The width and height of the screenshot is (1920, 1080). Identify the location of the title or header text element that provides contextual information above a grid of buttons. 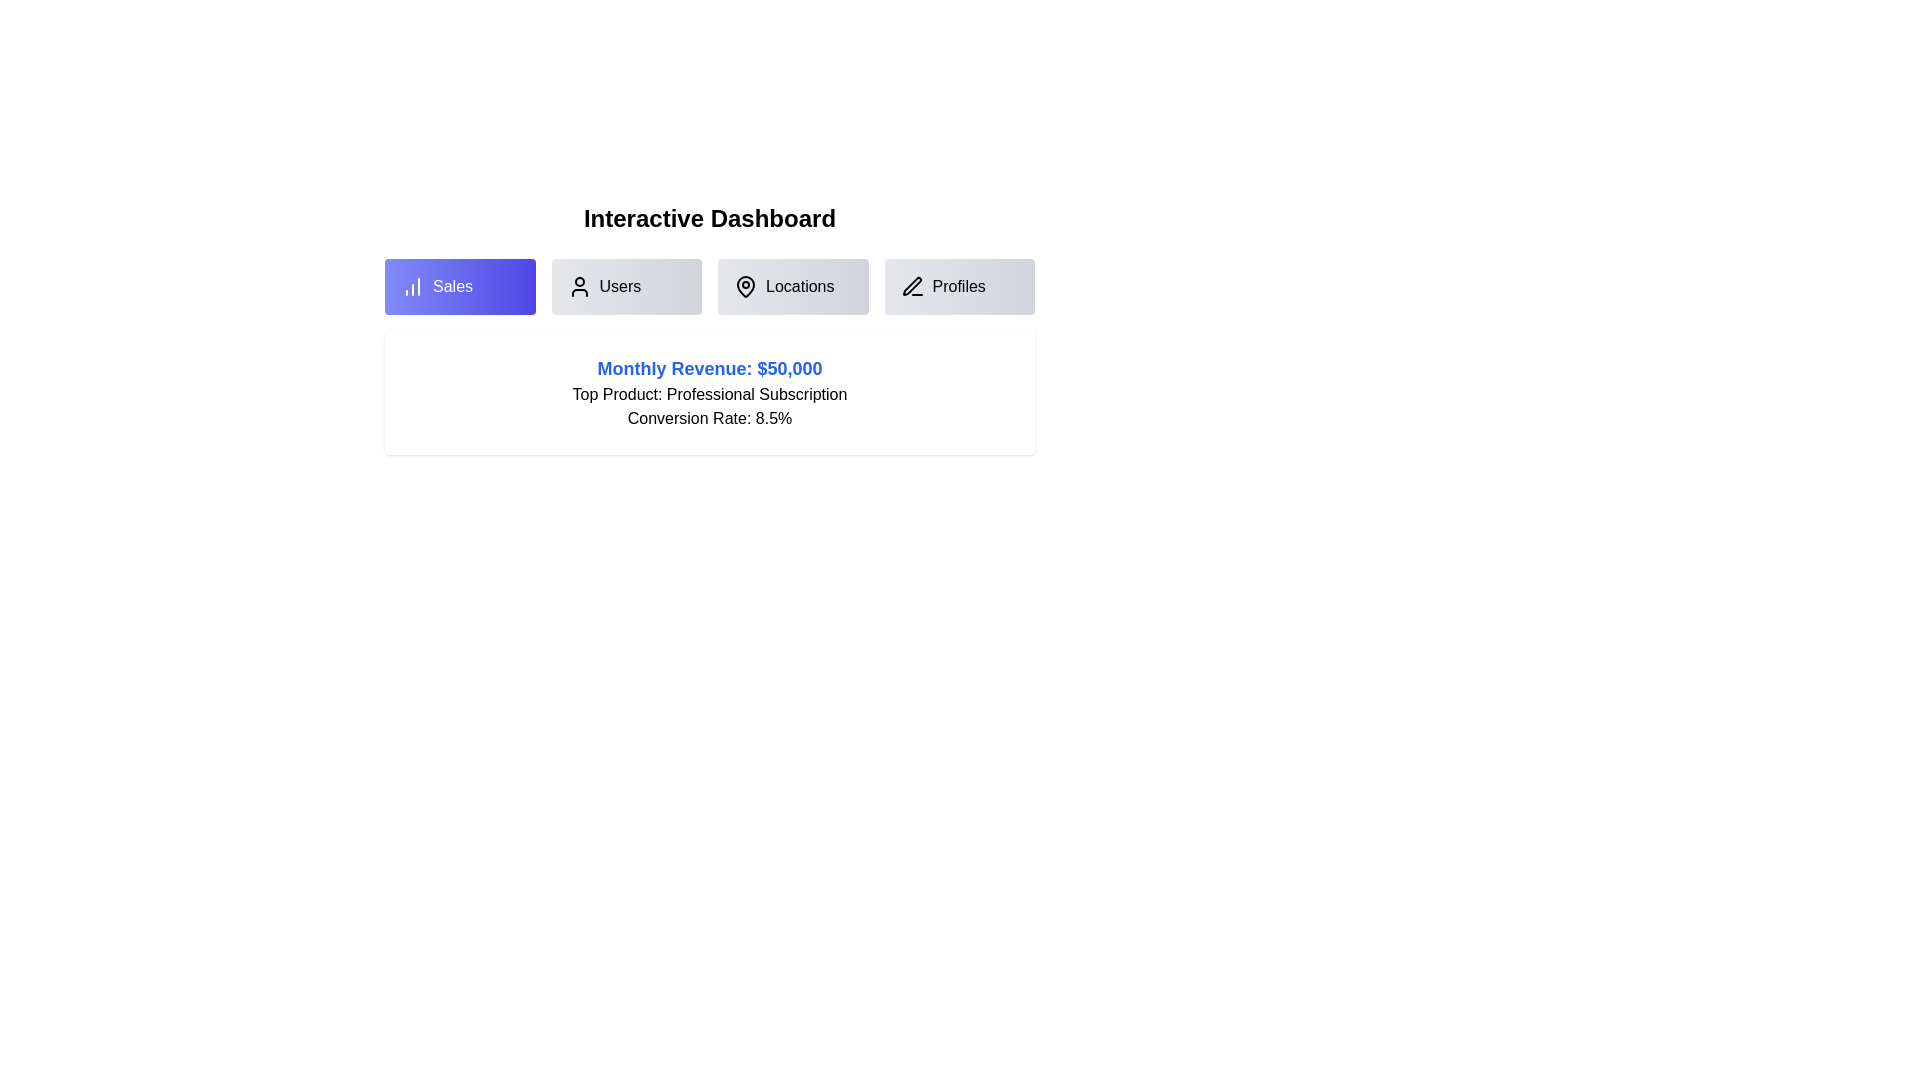
(710, 219).